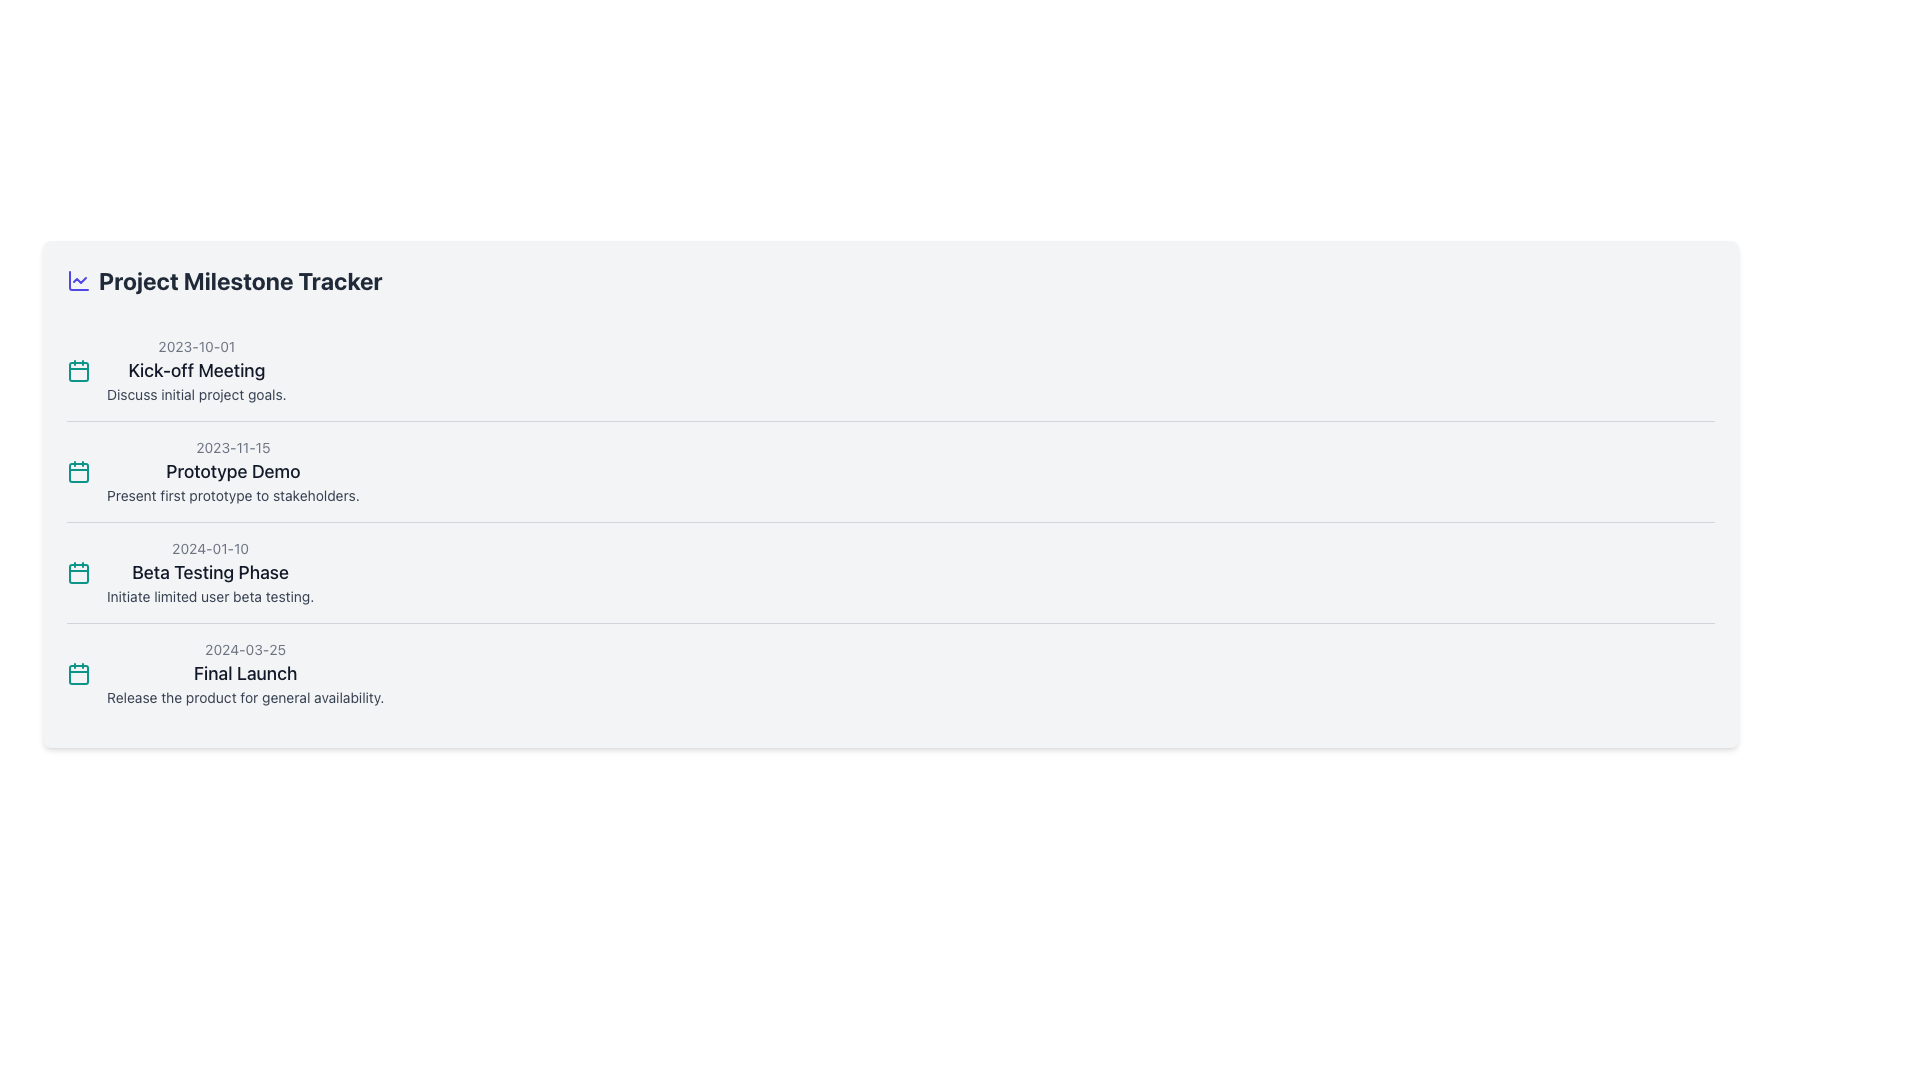  Describe the element at coordinates (890, 471) in the screenshot. I see `the milestone section displaying the date '2023-11-15', title 'Prototype Demo', and description 'Present first prototype to stakeholders.' located between 'Kick-off Meeting' and 'Beta Testing Phase'` at that location.